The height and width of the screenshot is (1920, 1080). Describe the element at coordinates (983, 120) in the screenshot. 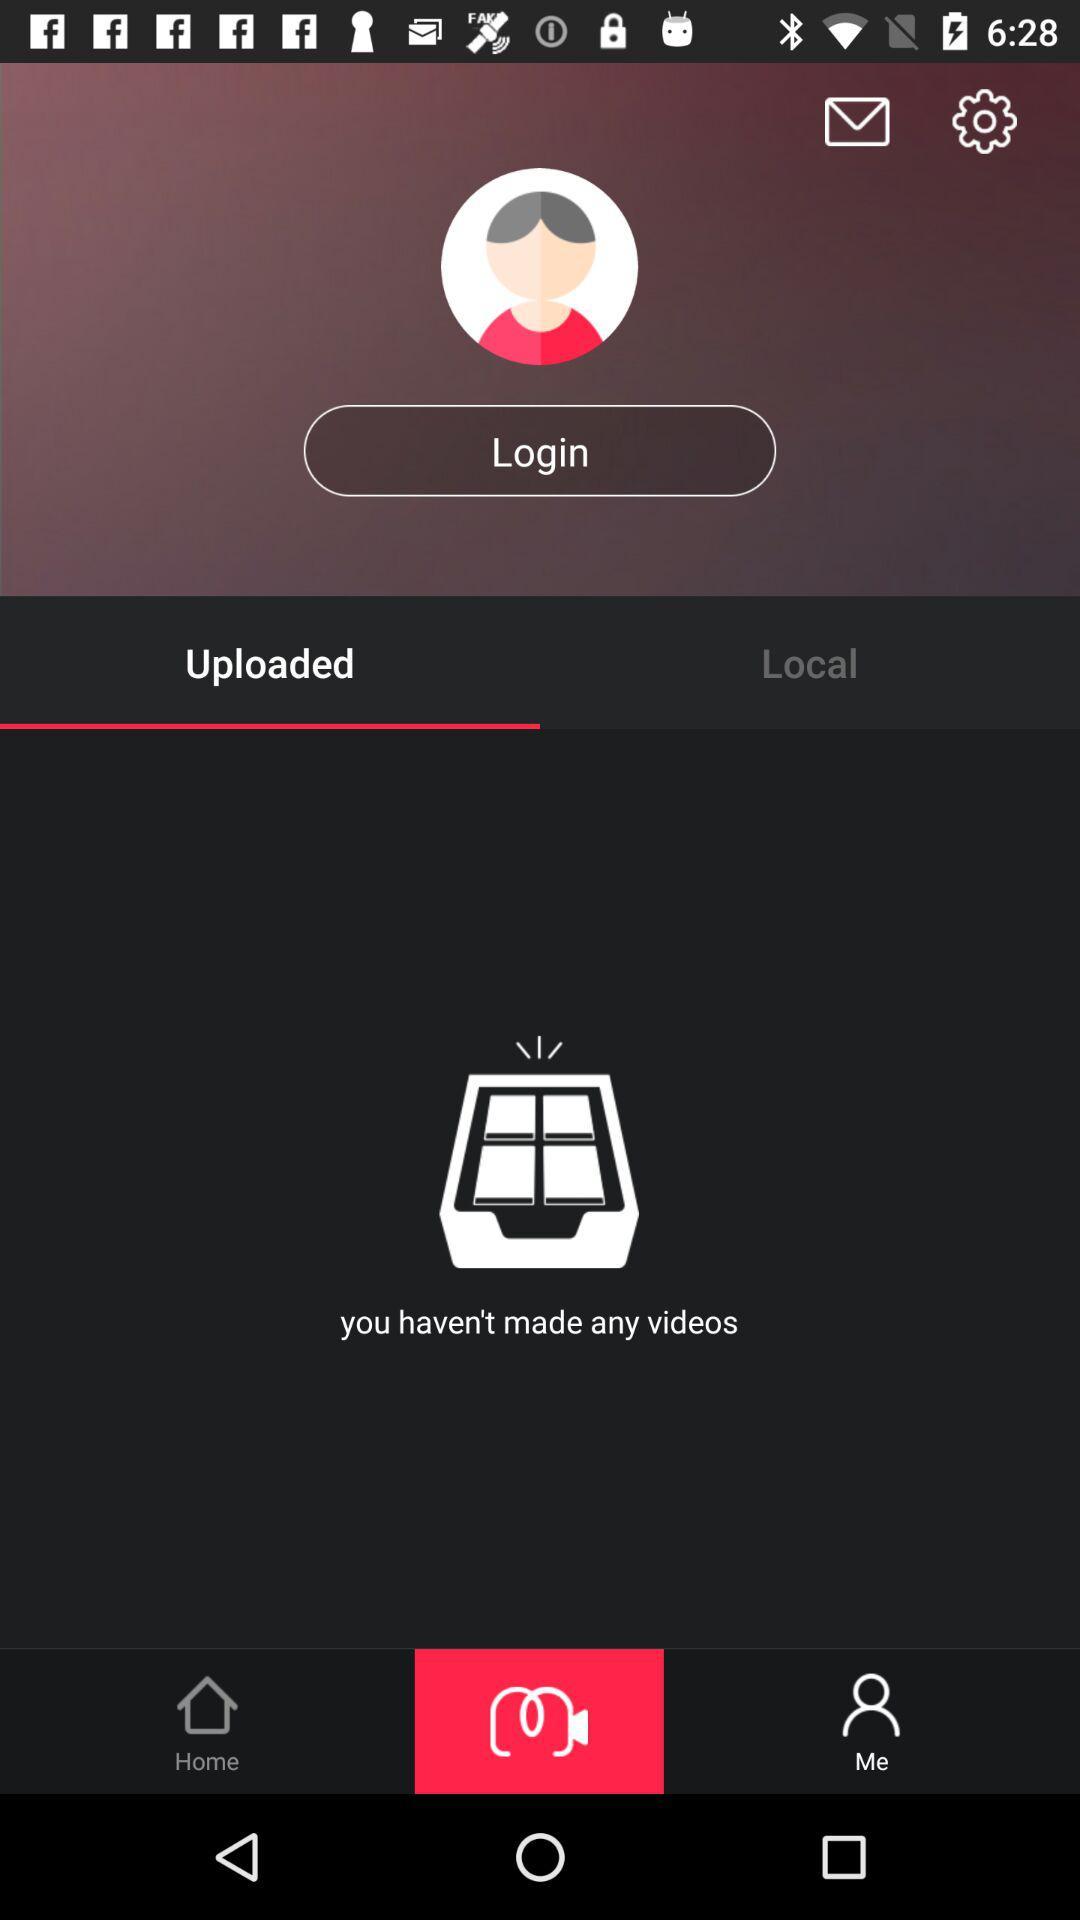

I see `adjust settings` at that location.